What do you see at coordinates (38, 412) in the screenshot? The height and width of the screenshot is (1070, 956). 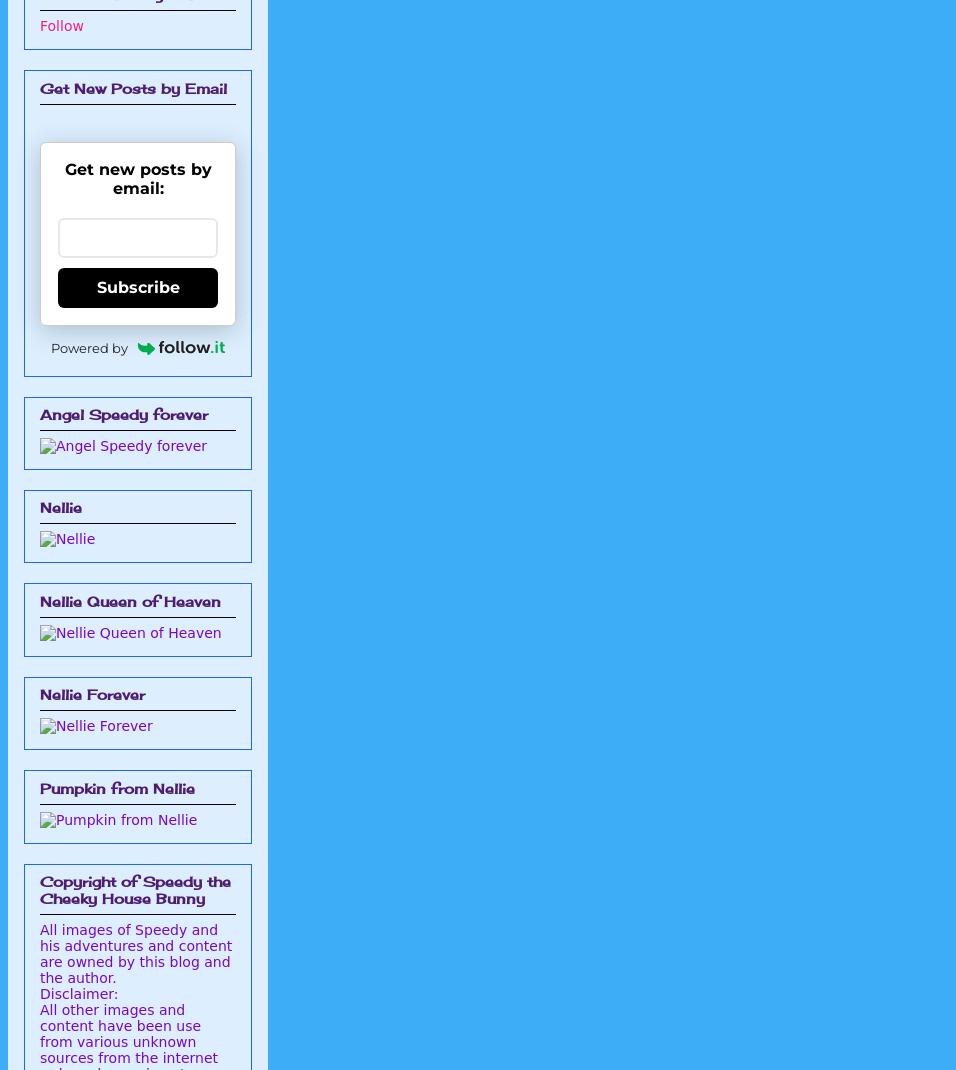 I see `'Angel Speedy forever'` at bounding box center [38, 412].